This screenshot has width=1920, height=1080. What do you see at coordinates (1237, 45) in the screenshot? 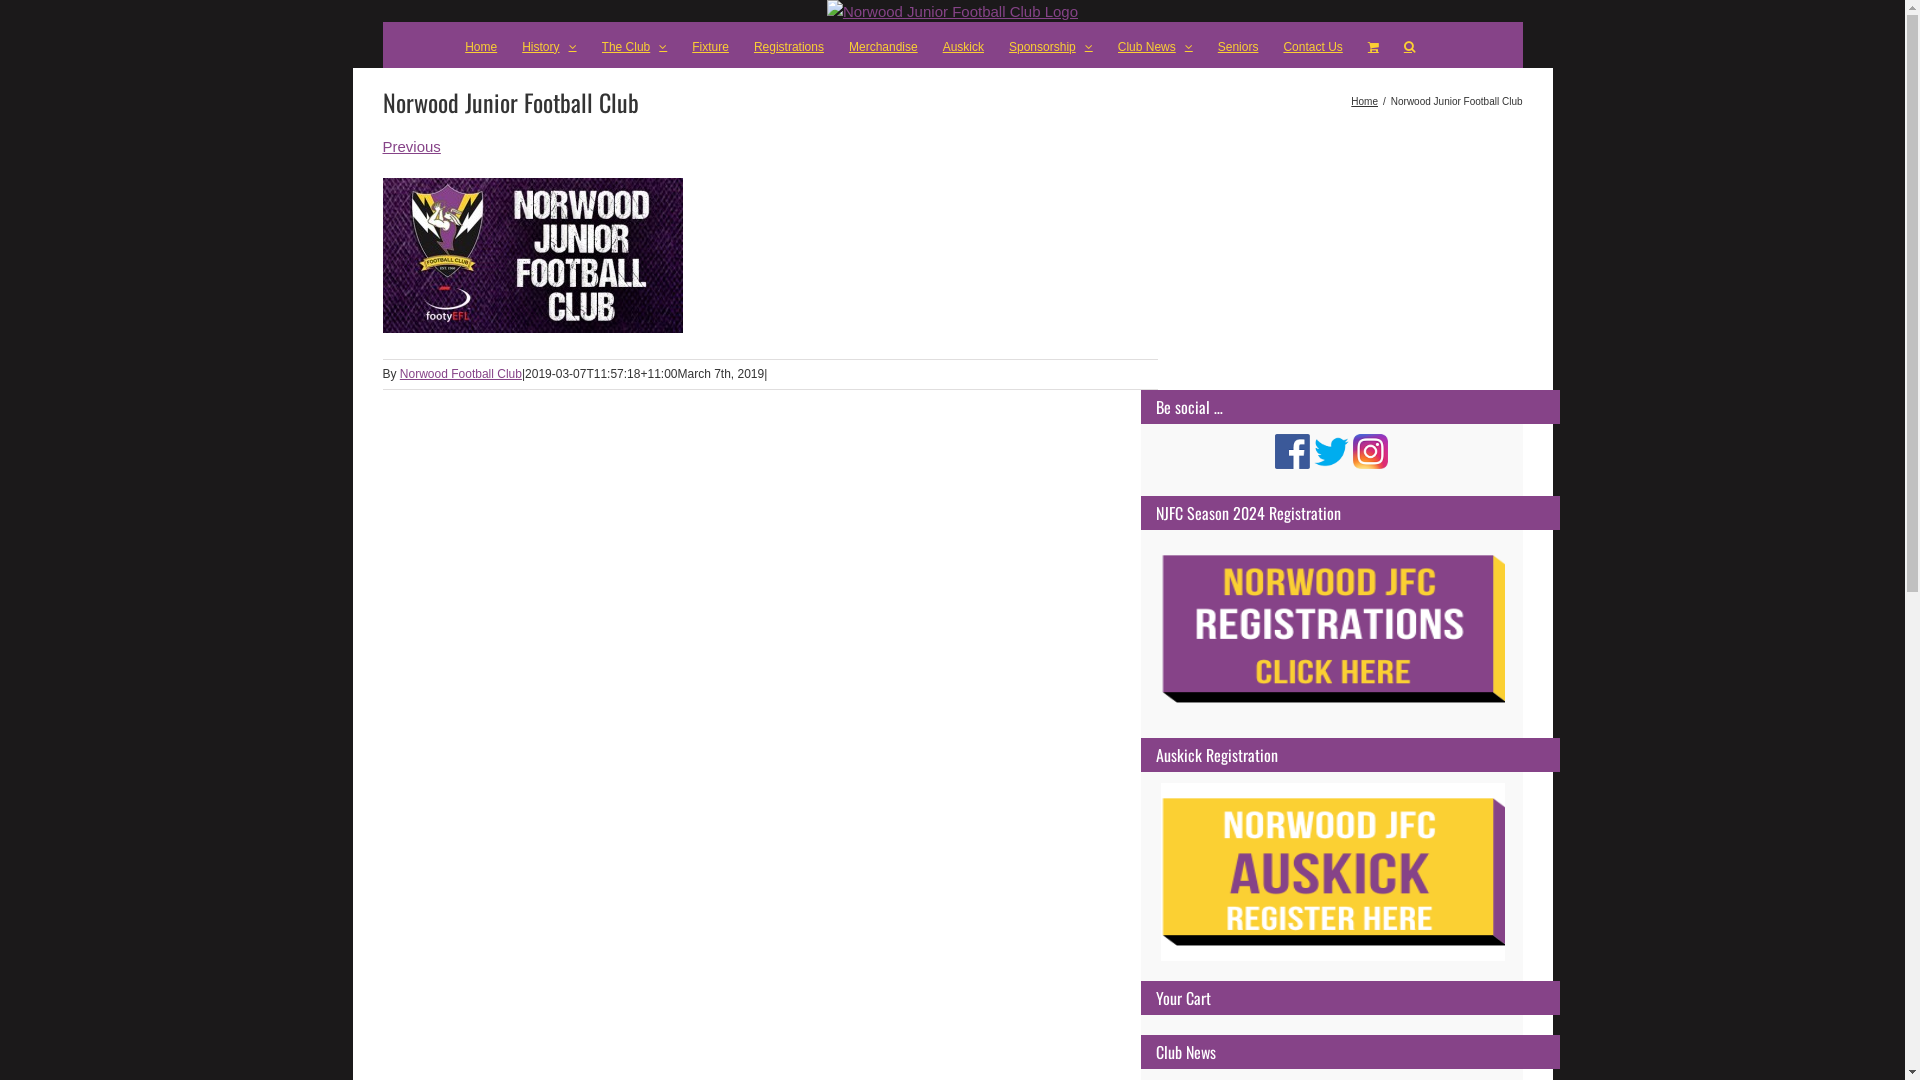
I see `'Seniors'` at bounding box center [1237, 45].